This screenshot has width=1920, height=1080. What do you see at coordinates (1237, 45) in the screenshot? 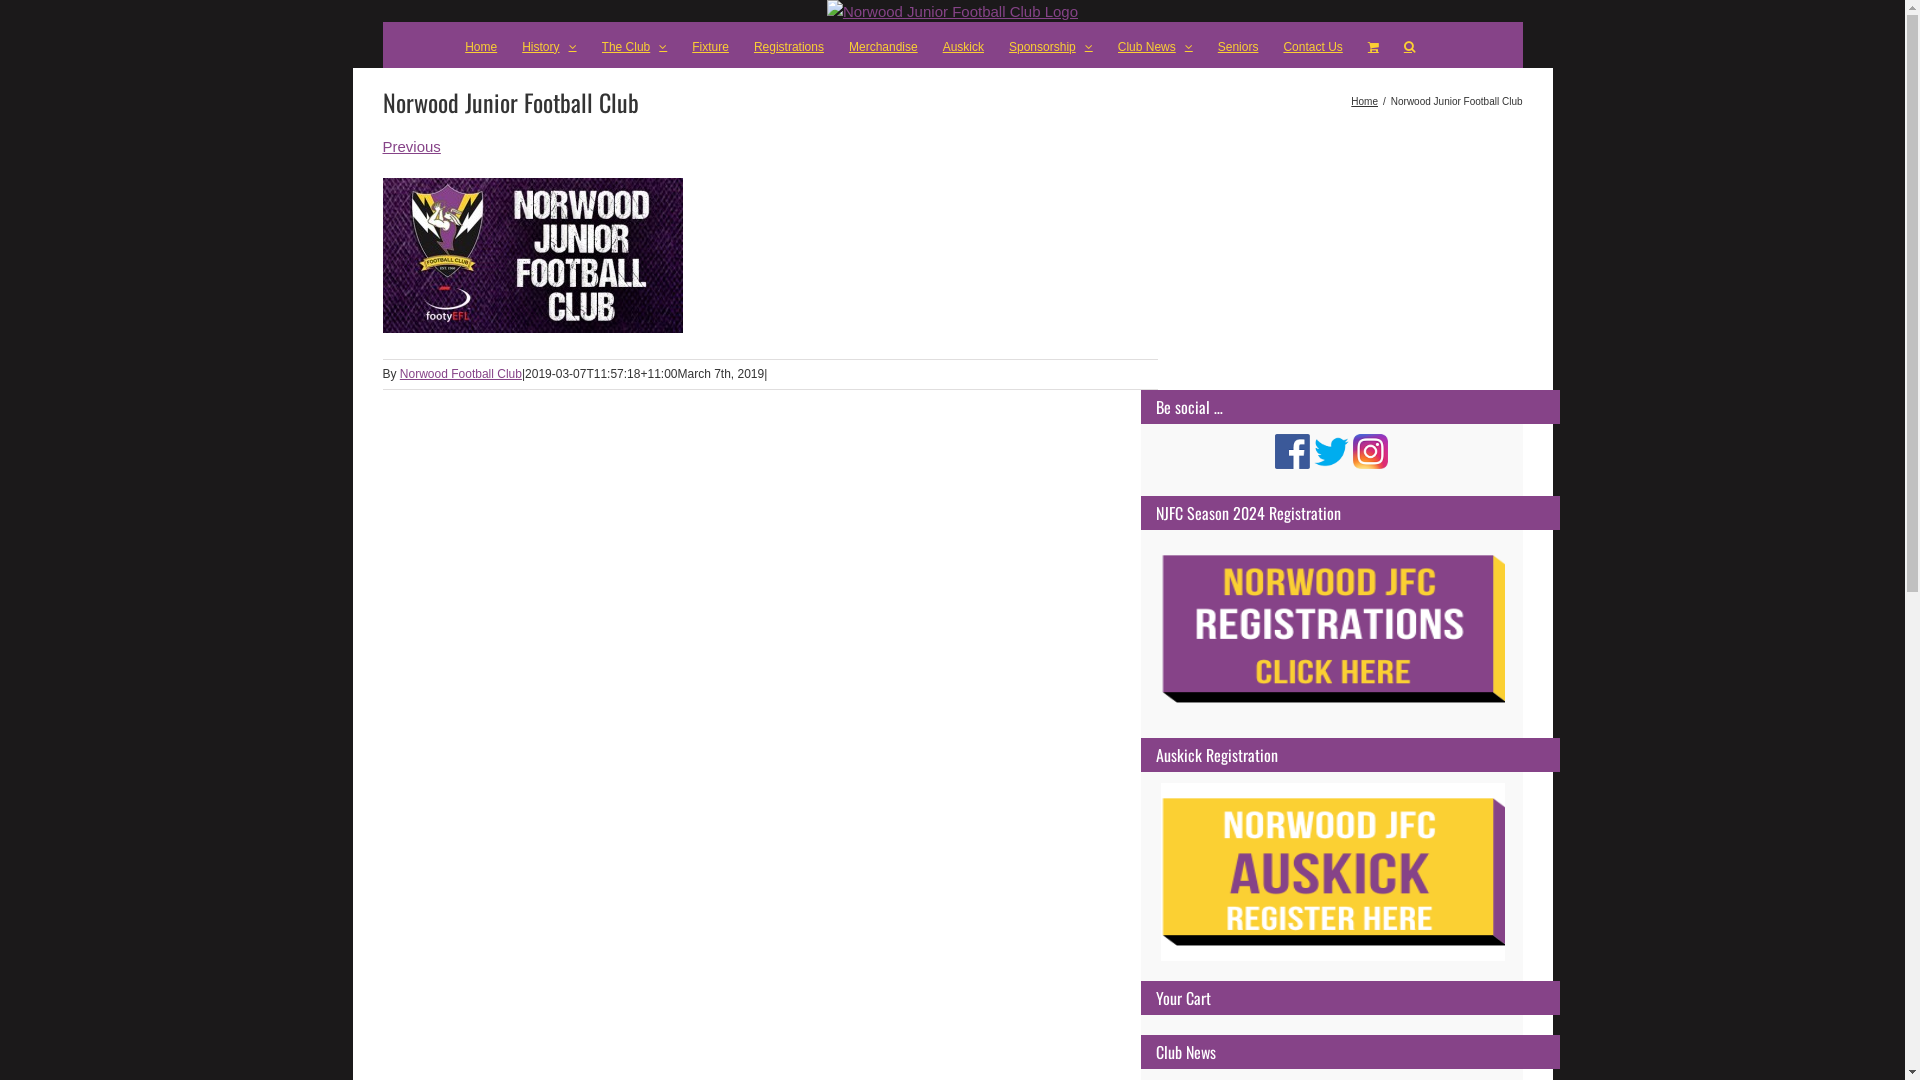
I see `'Seniors'` at bounding box center [1237, 45].